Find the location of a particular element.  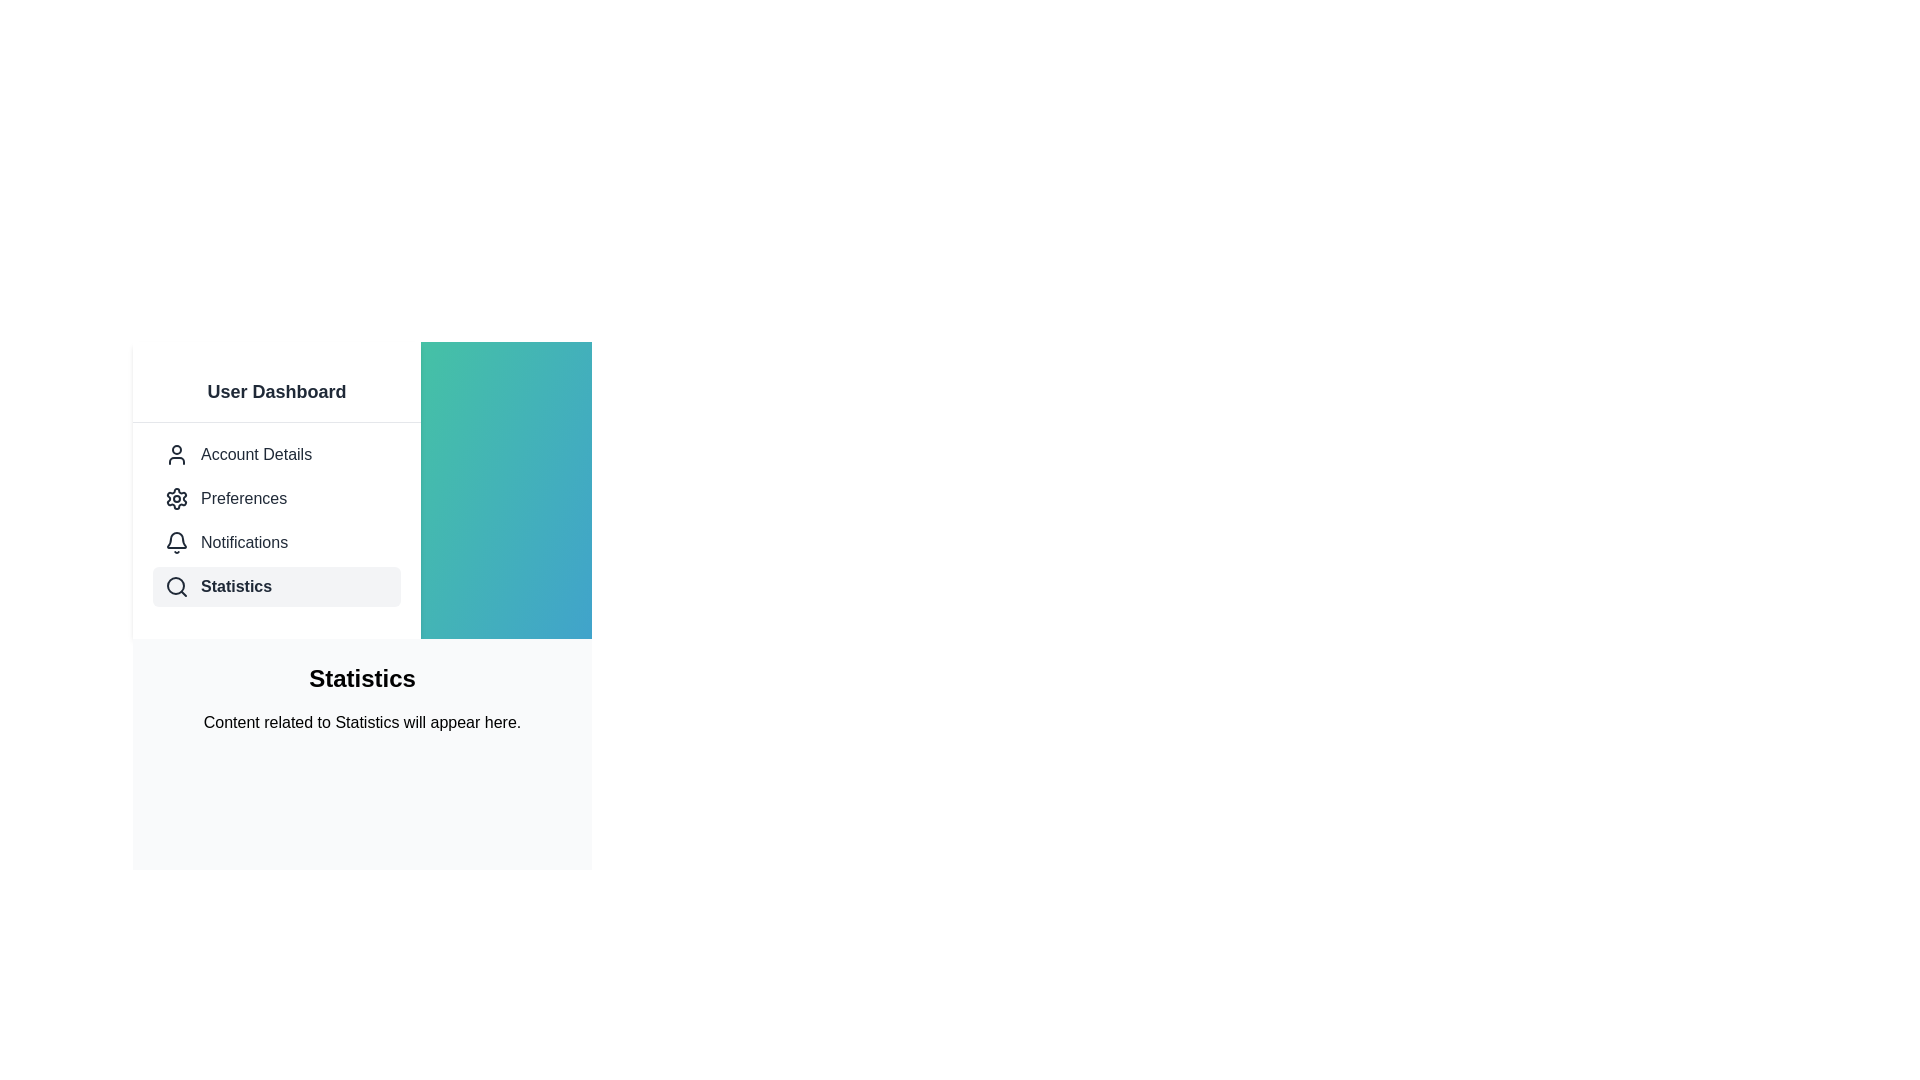

the 'Notifications' menu item in the Sidebar, which has a bell-shaped icon and is the third option under 'User Dashboard' is located at coordinates (276, 543).